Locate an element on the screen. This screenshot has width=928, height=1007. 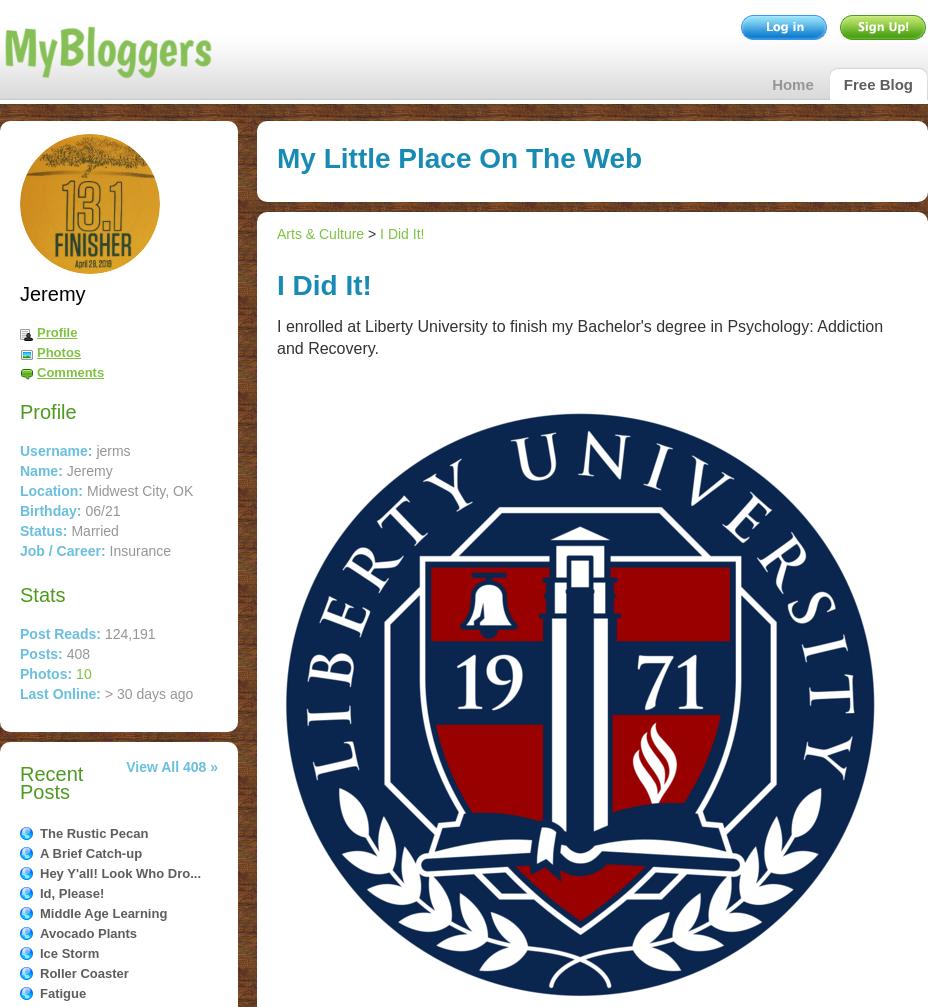
'Home' is located at coordinates (791, 84).